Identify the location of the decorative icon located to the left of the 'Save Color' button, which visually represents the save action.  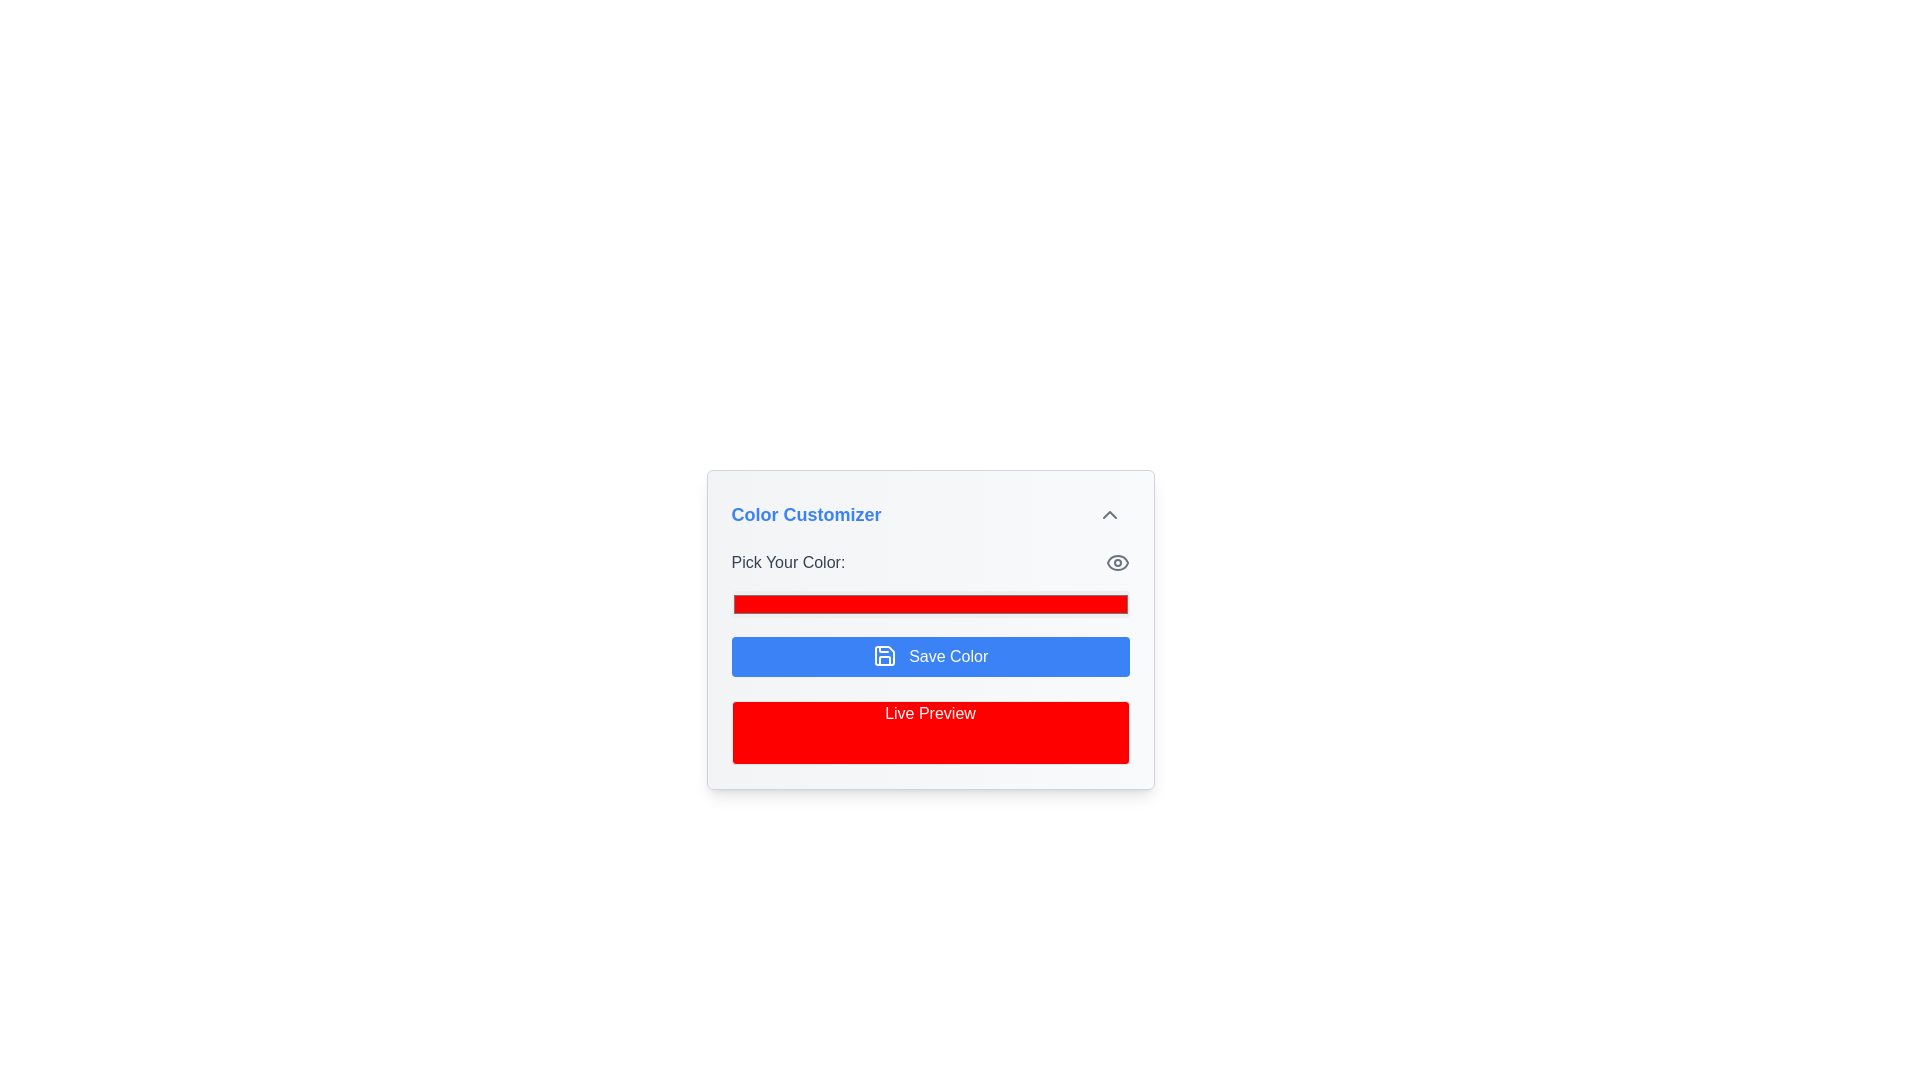
(883, 655).